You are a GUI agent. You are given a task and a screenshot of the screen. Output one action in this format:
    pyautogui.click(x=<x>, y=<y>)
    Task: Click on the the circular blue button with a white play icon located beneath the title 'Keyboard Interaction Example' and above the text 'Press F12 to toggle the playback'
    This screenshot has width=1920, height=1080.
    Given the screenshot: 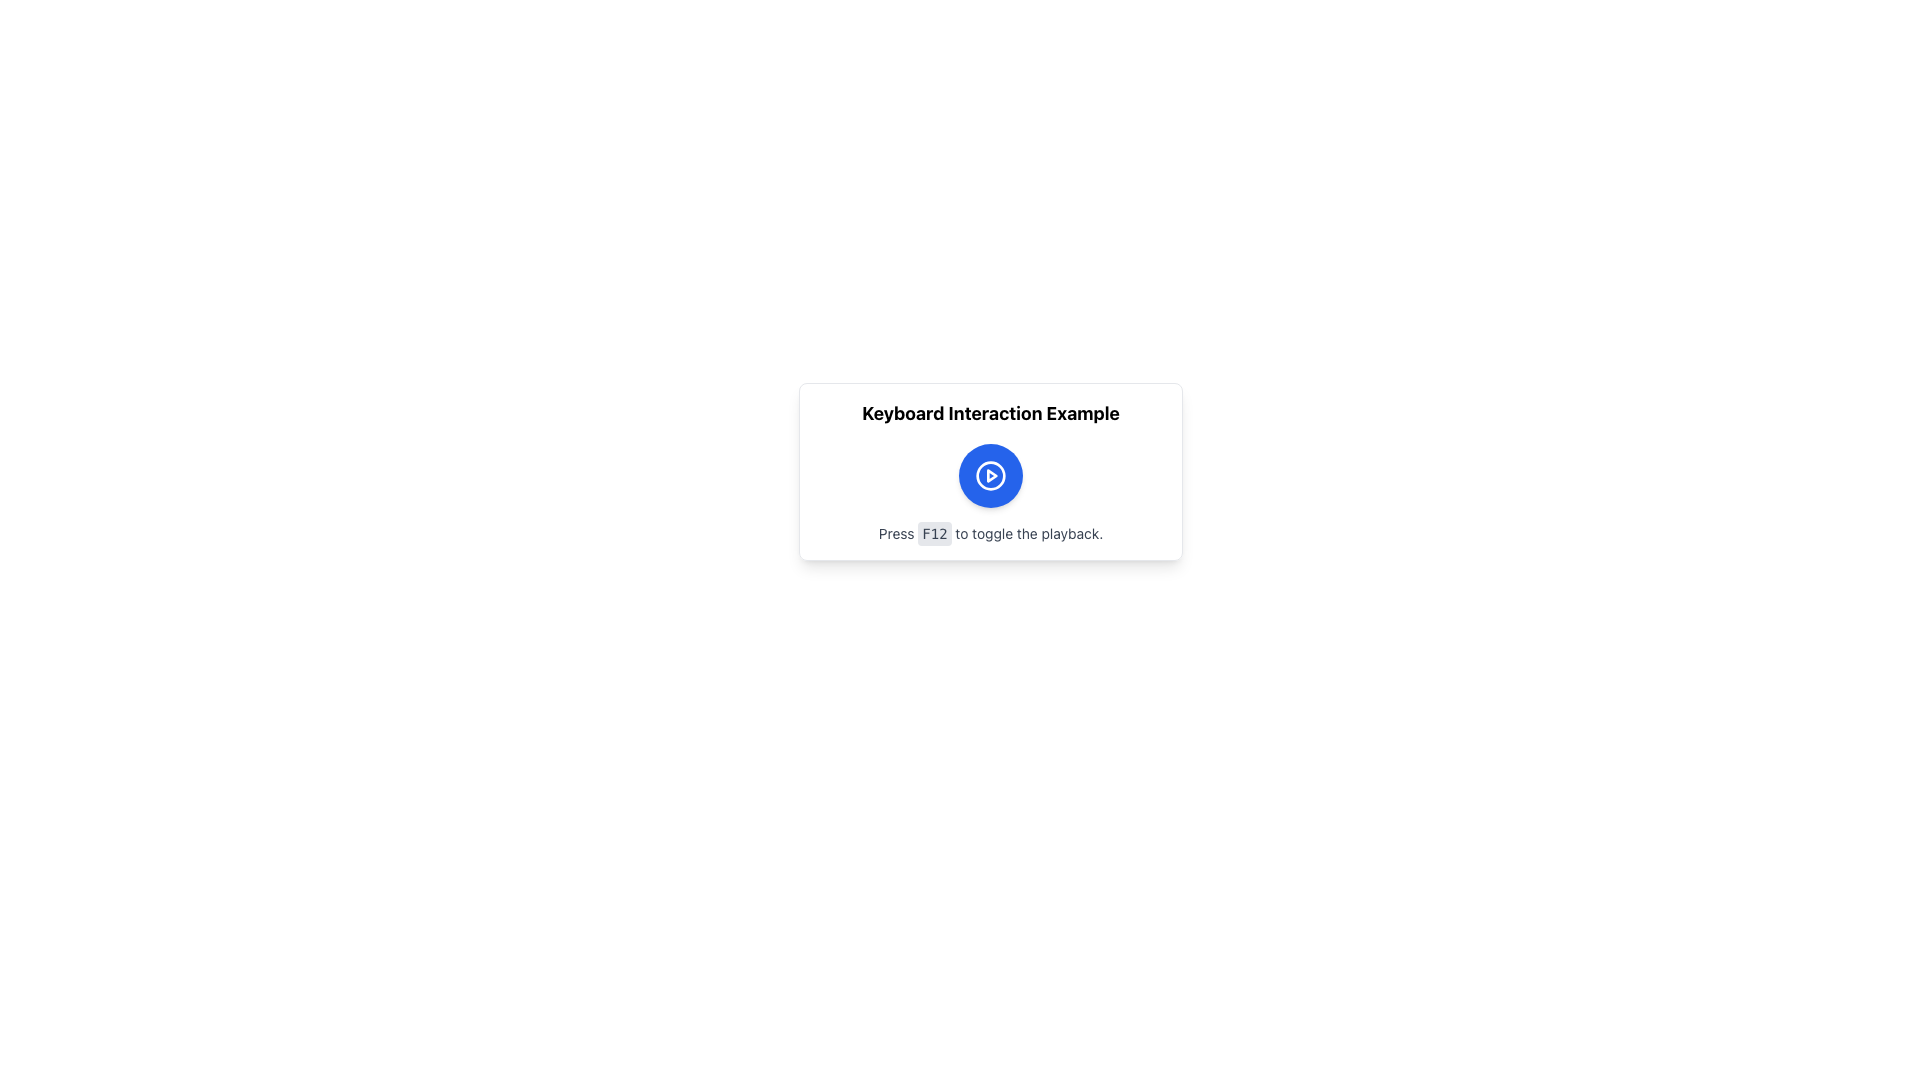 What is the action you would take?
    pyautogui.click(x=990, y=475)
    